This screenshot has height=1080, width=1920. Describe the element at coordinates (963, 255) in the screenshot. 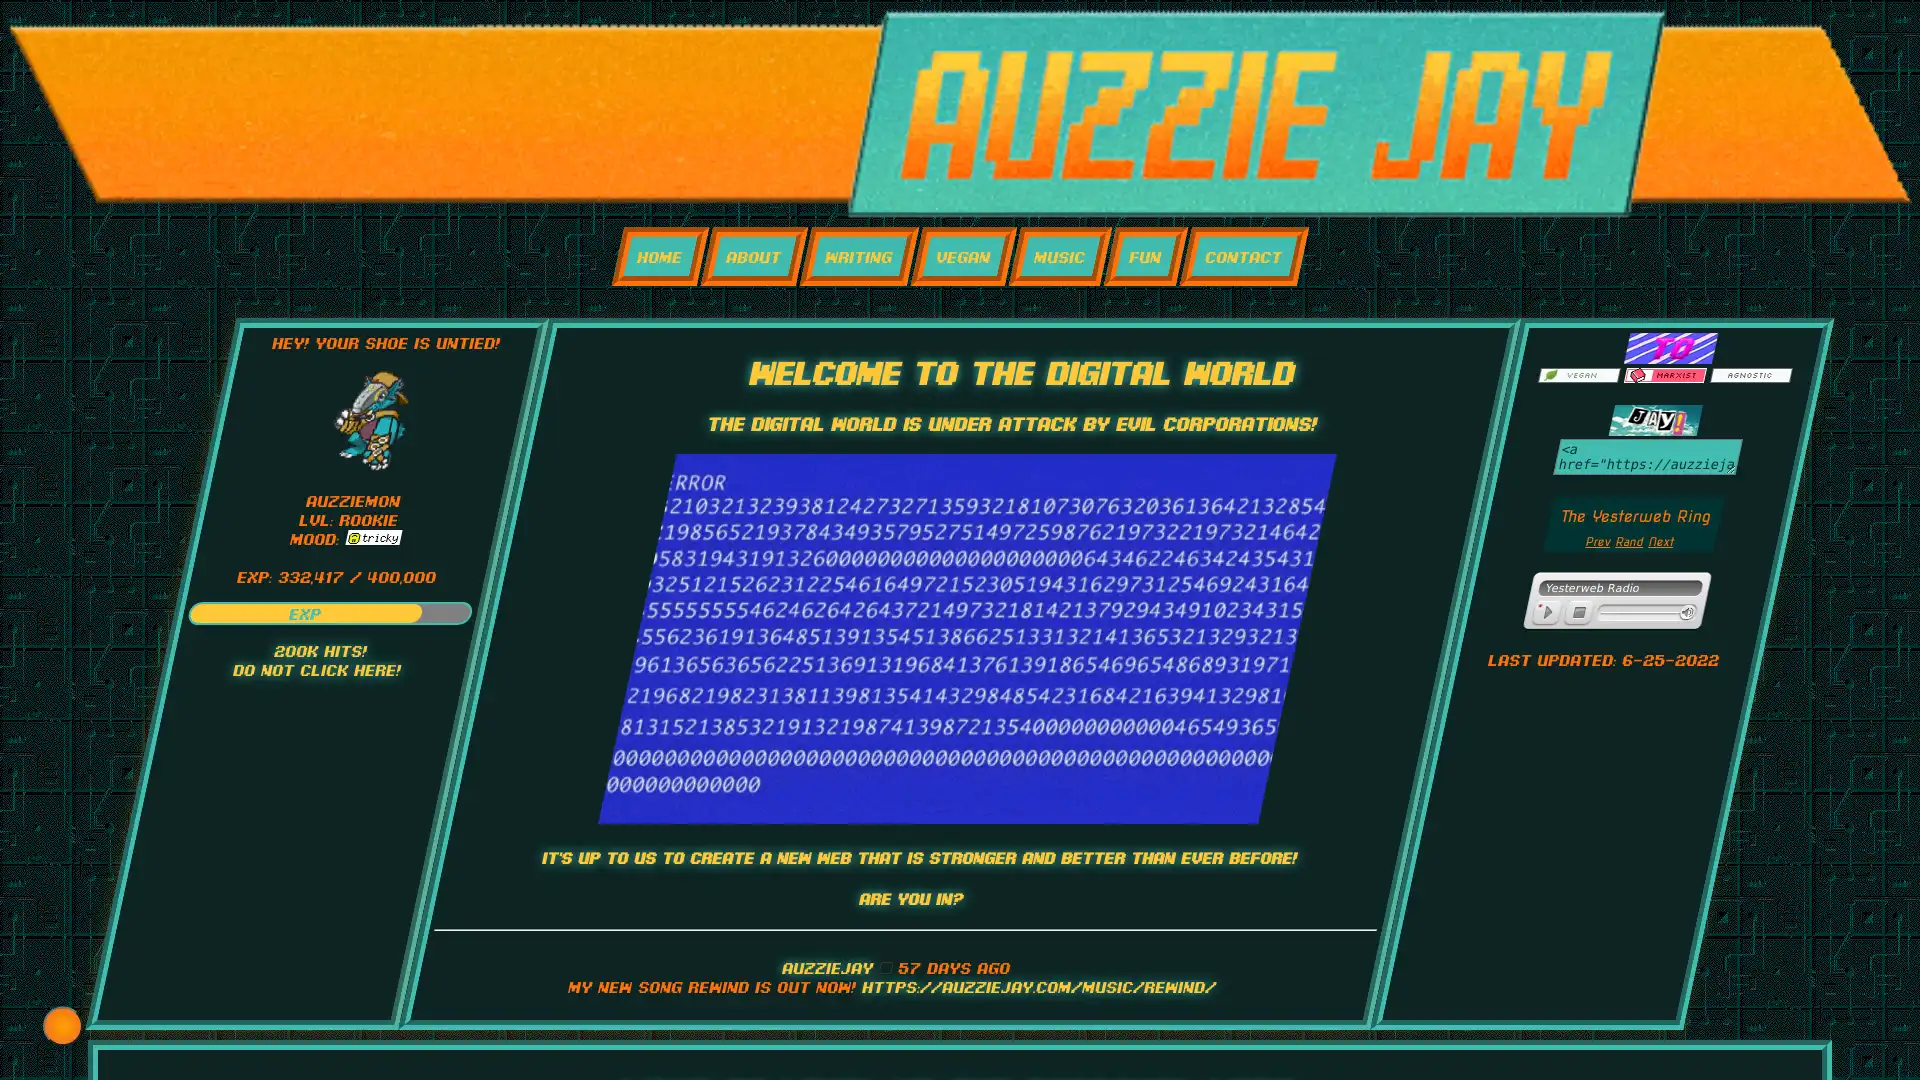

I see `VEGAN` at that location.